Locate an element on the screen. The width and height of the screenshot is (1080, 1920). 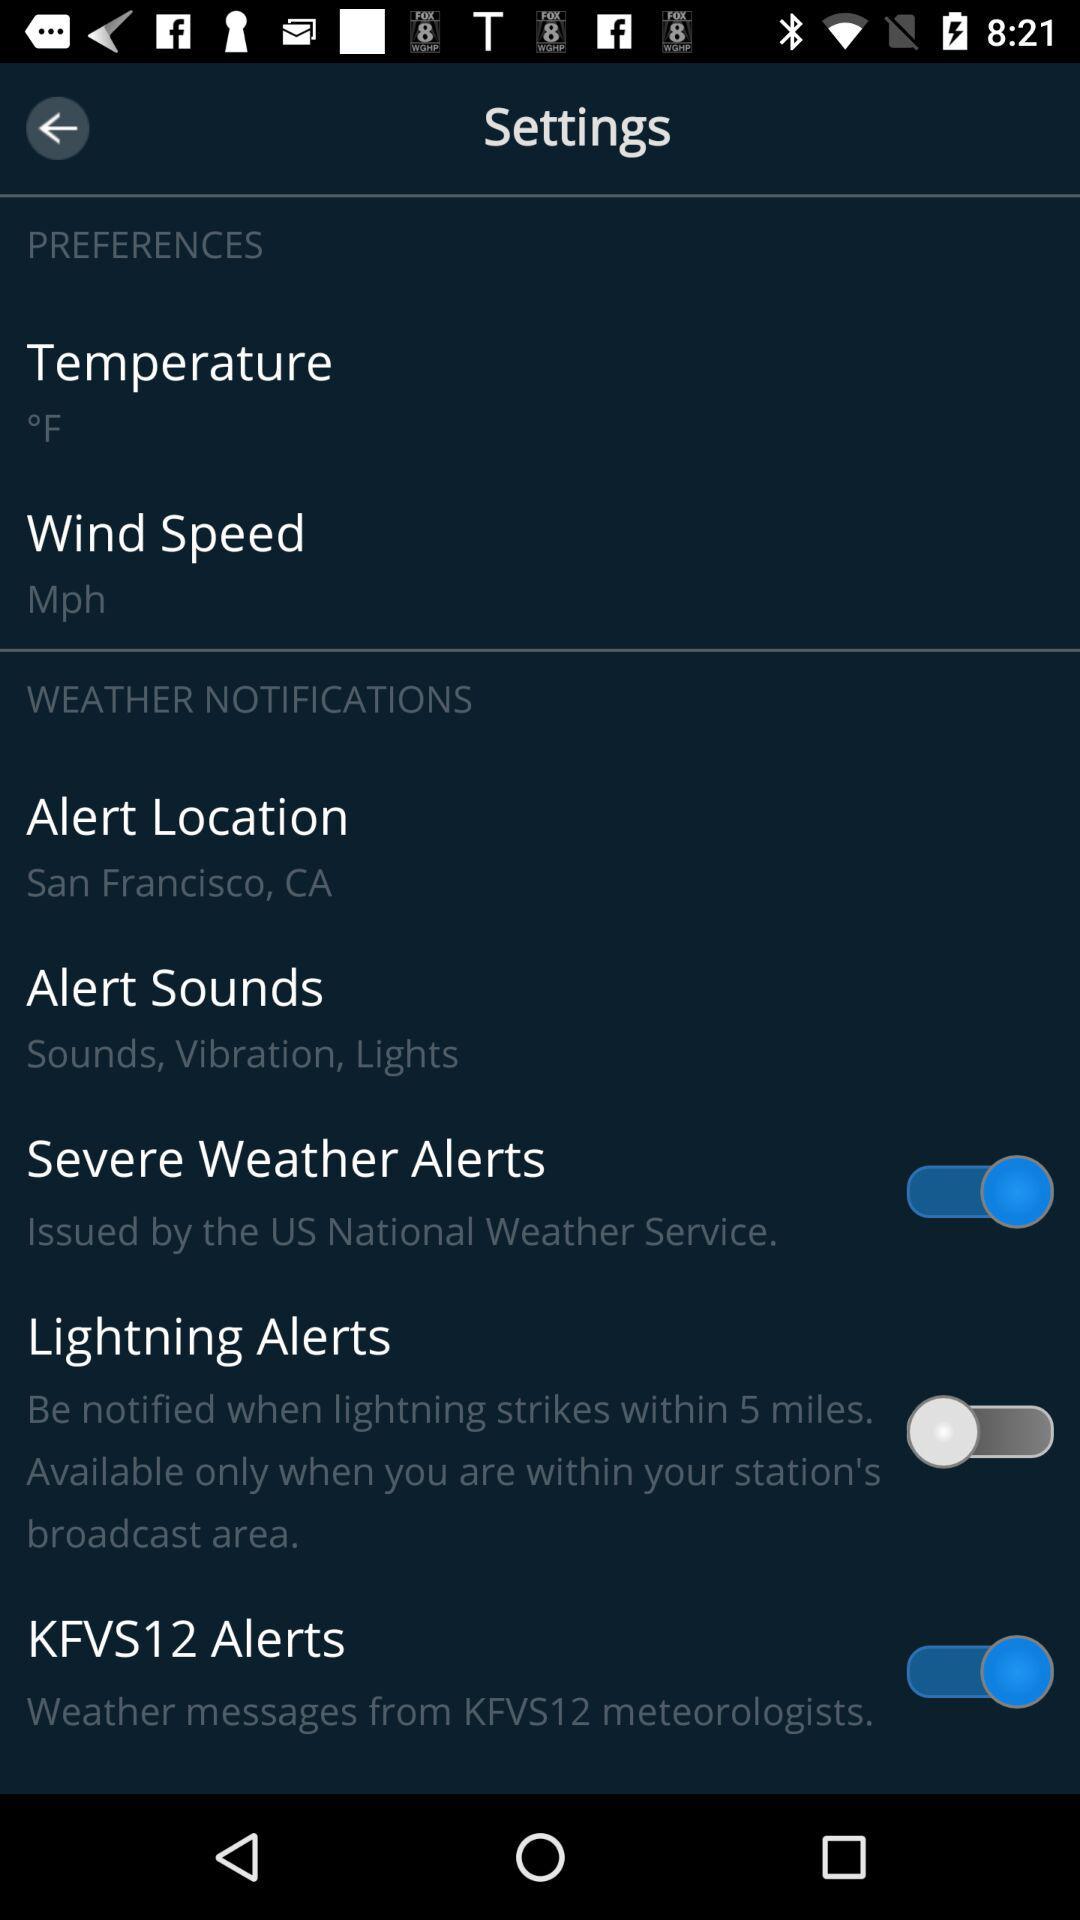
the arrow_backward icon is located at coordinates (56, 127).